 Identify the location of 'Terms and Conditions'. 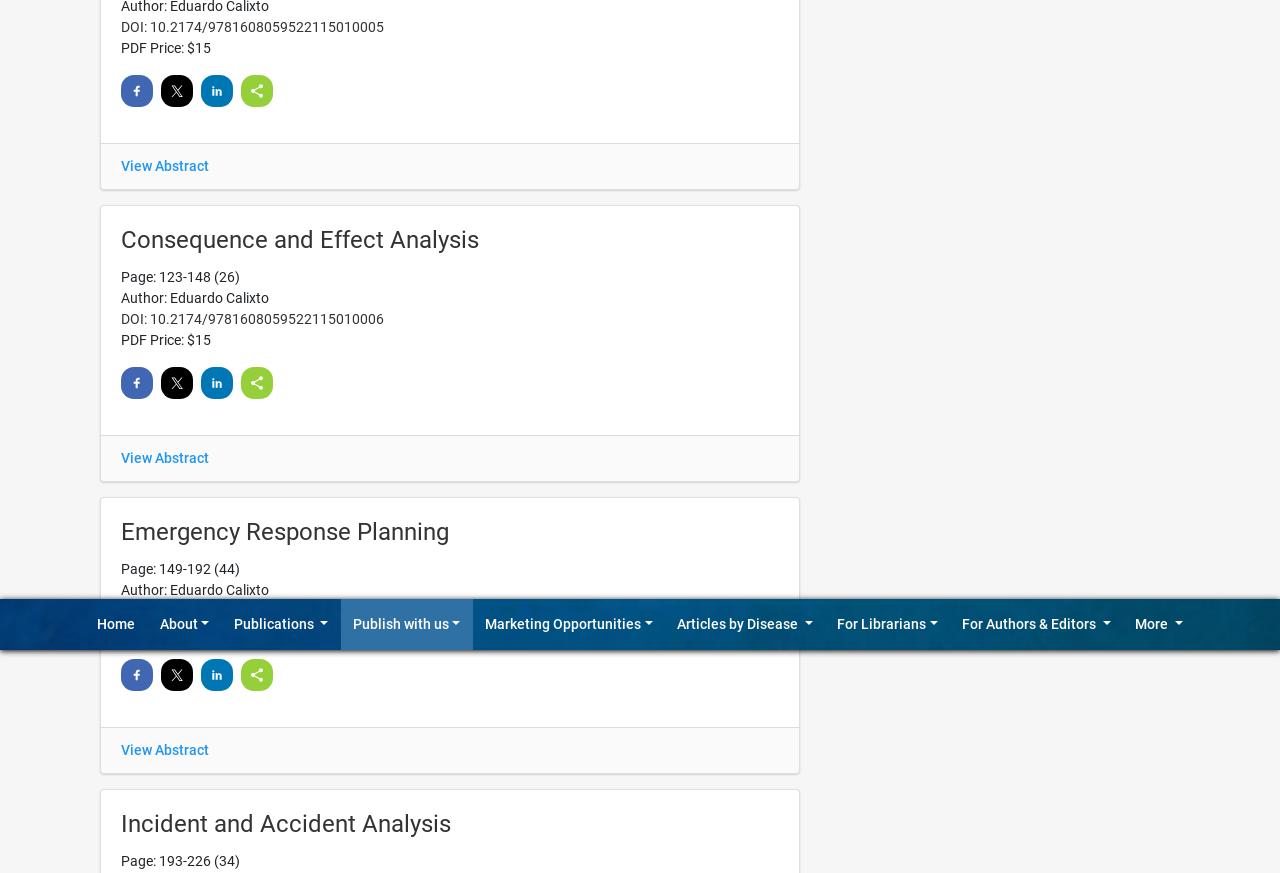
(906, 114).